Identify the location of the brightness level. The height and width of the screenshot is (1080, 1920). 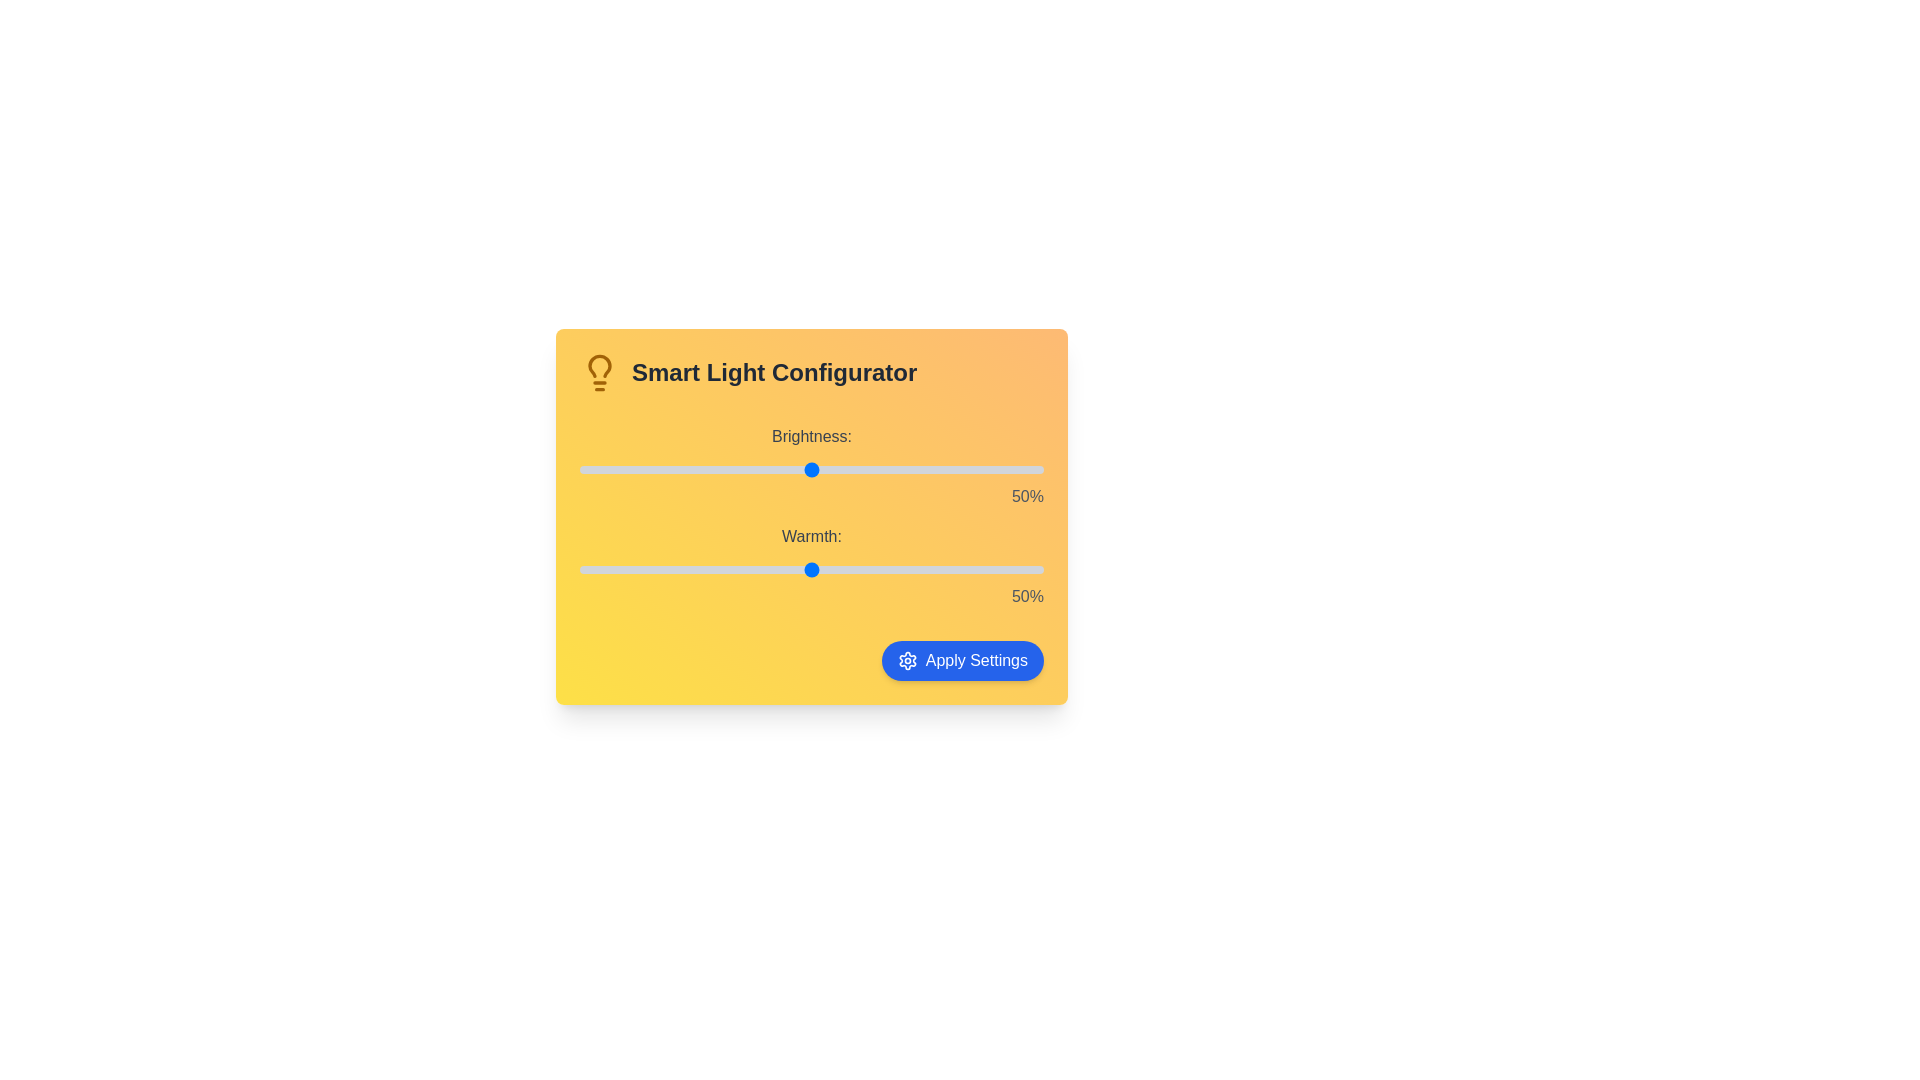
(1016, 470).